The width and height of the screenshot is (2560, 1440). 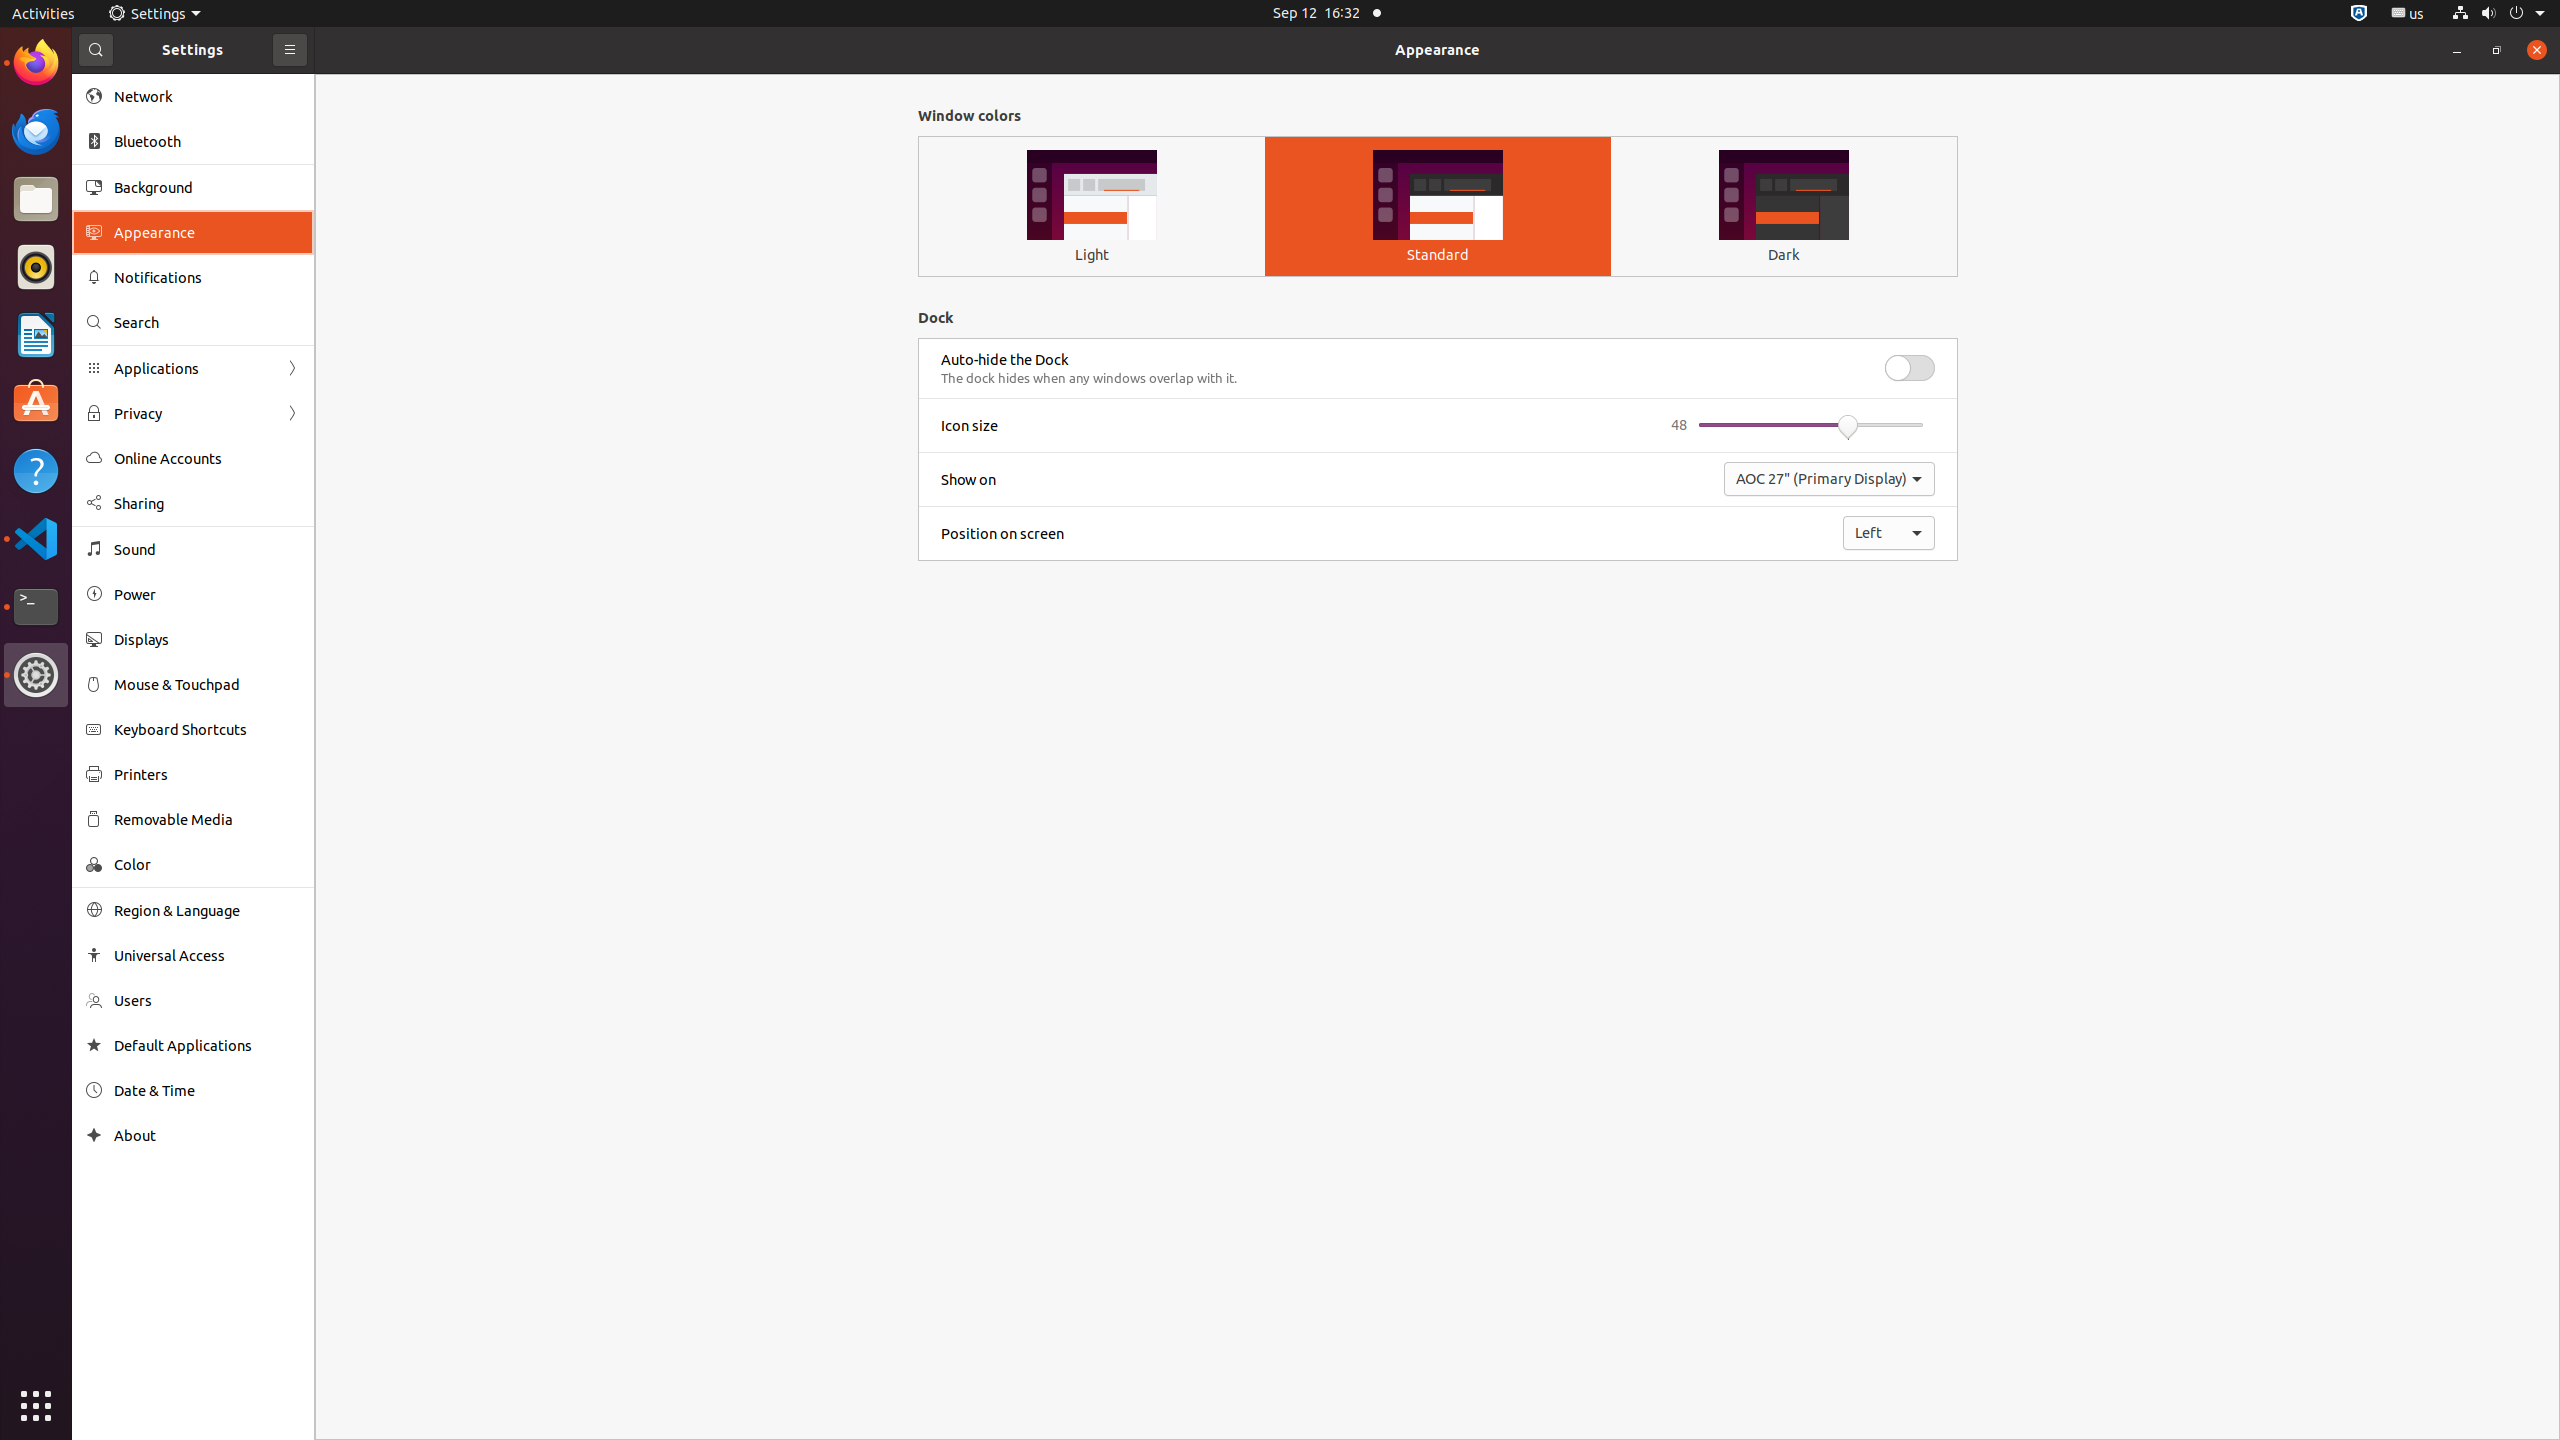 I want to click on 'Privacy', so click(x=192, y=413).